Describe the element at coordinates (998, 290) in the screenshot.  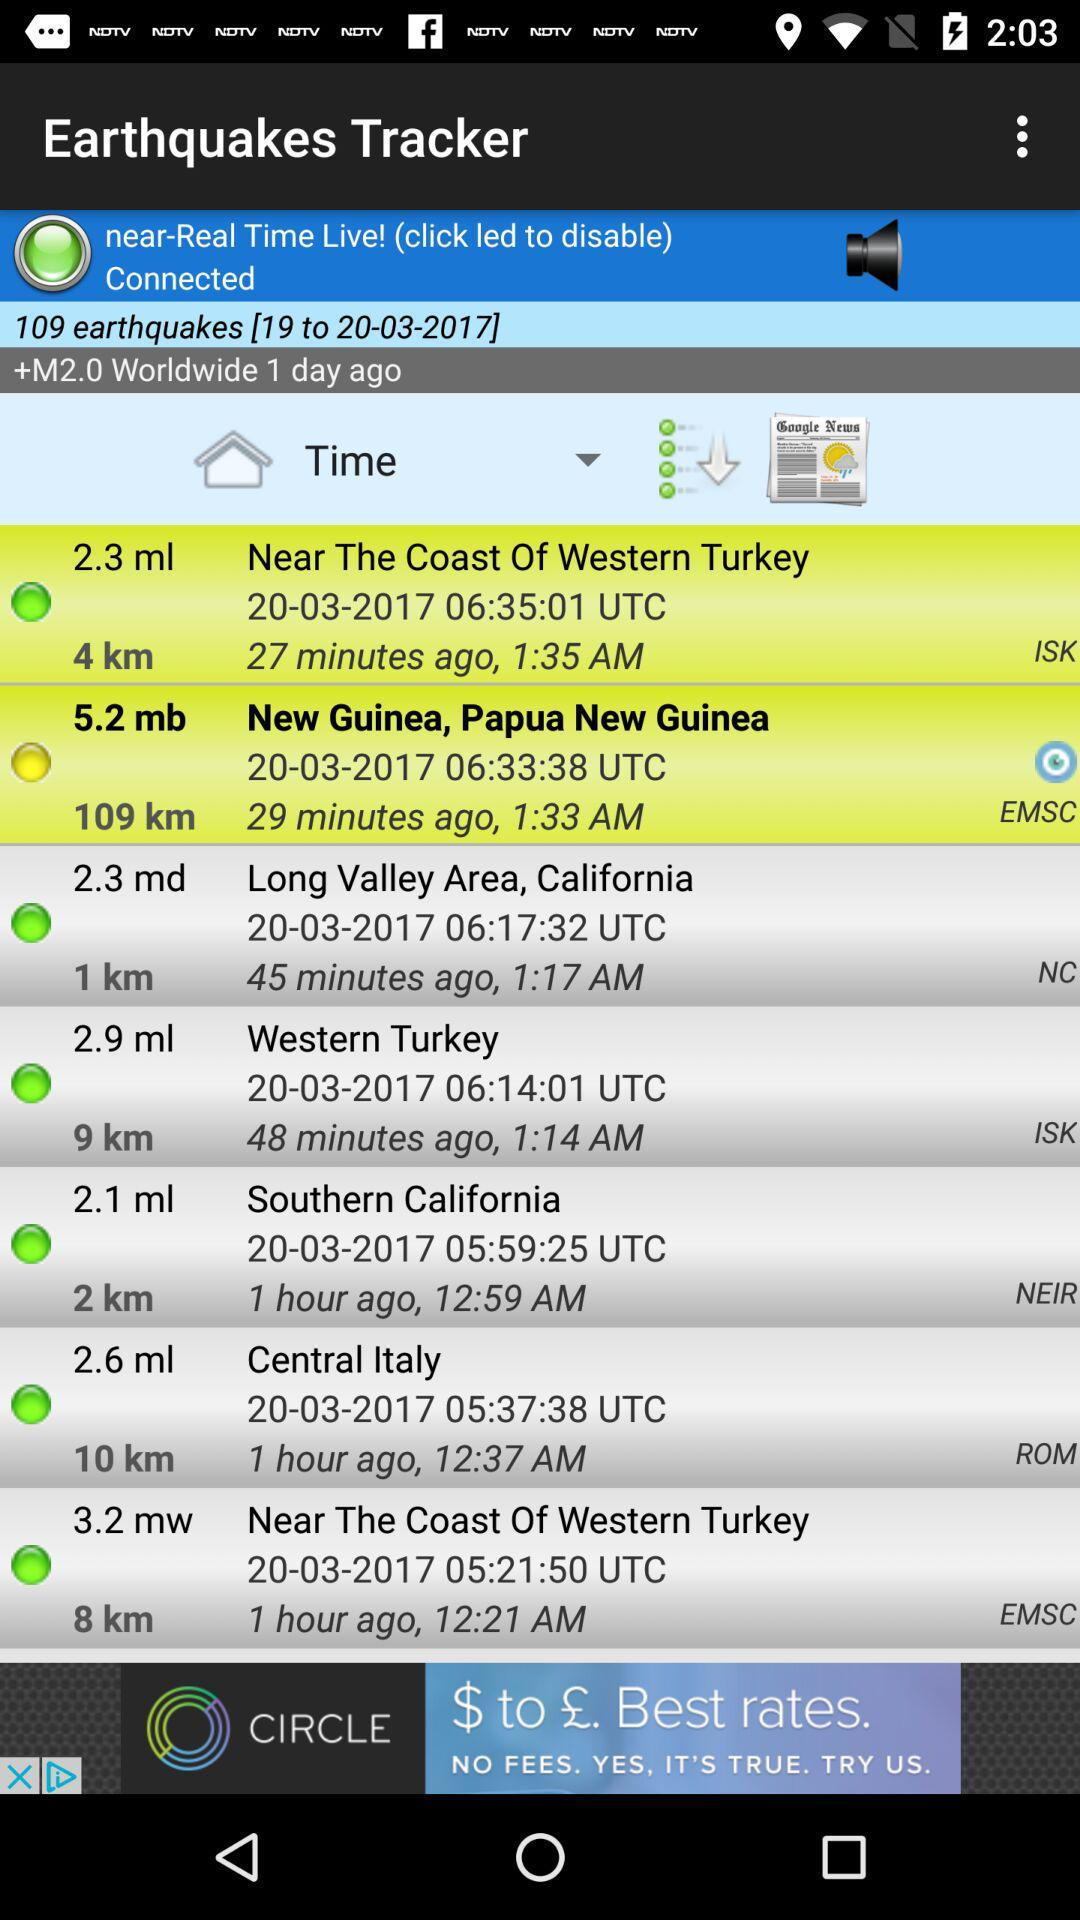
I see `the close icon` at that location.